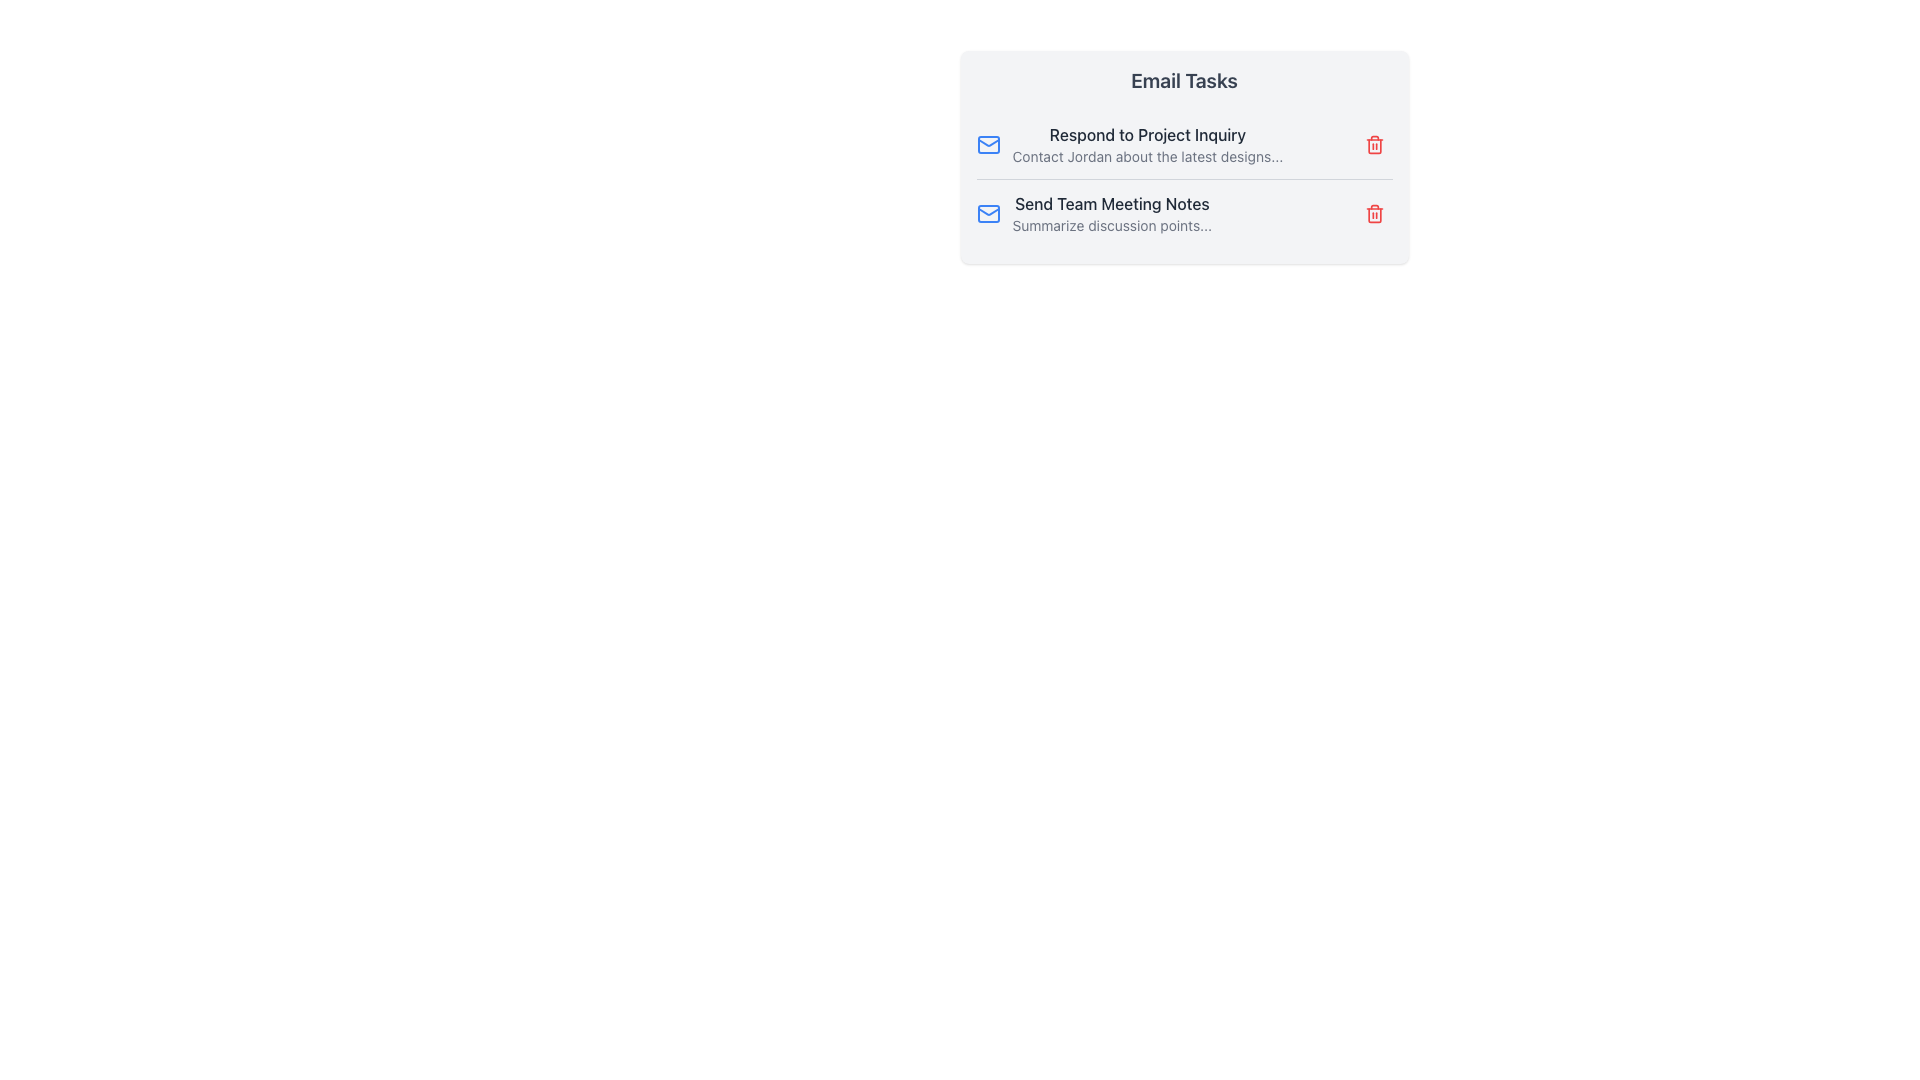 The width and height of the screenshot is (1920, 1080). What do you see at coordinates (988, 213) in the screenshot?
I see `the envelope icon representing the email action for 'Send Team Meeting Notes'` at bounding box center [988, 213].